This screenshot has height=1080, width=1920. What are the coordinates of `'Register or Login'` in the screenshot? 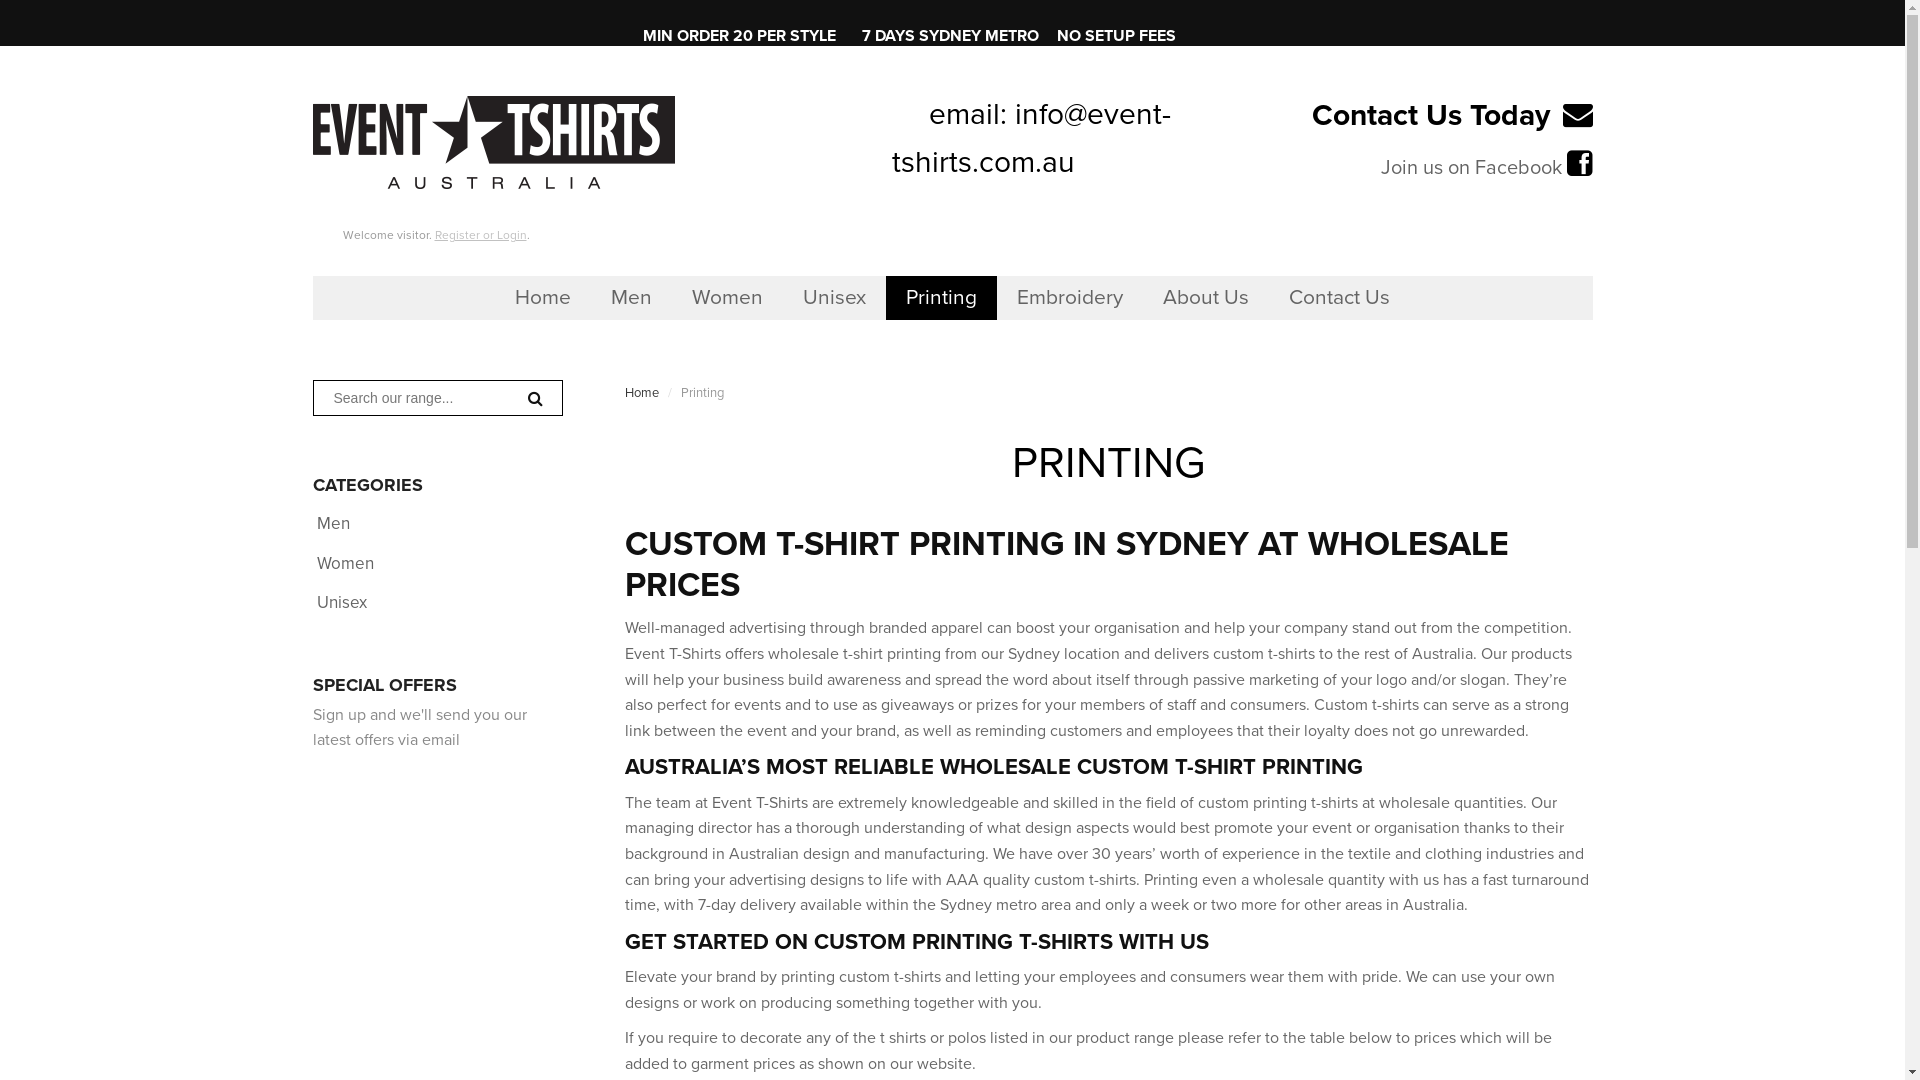 It's located at (432, 234).